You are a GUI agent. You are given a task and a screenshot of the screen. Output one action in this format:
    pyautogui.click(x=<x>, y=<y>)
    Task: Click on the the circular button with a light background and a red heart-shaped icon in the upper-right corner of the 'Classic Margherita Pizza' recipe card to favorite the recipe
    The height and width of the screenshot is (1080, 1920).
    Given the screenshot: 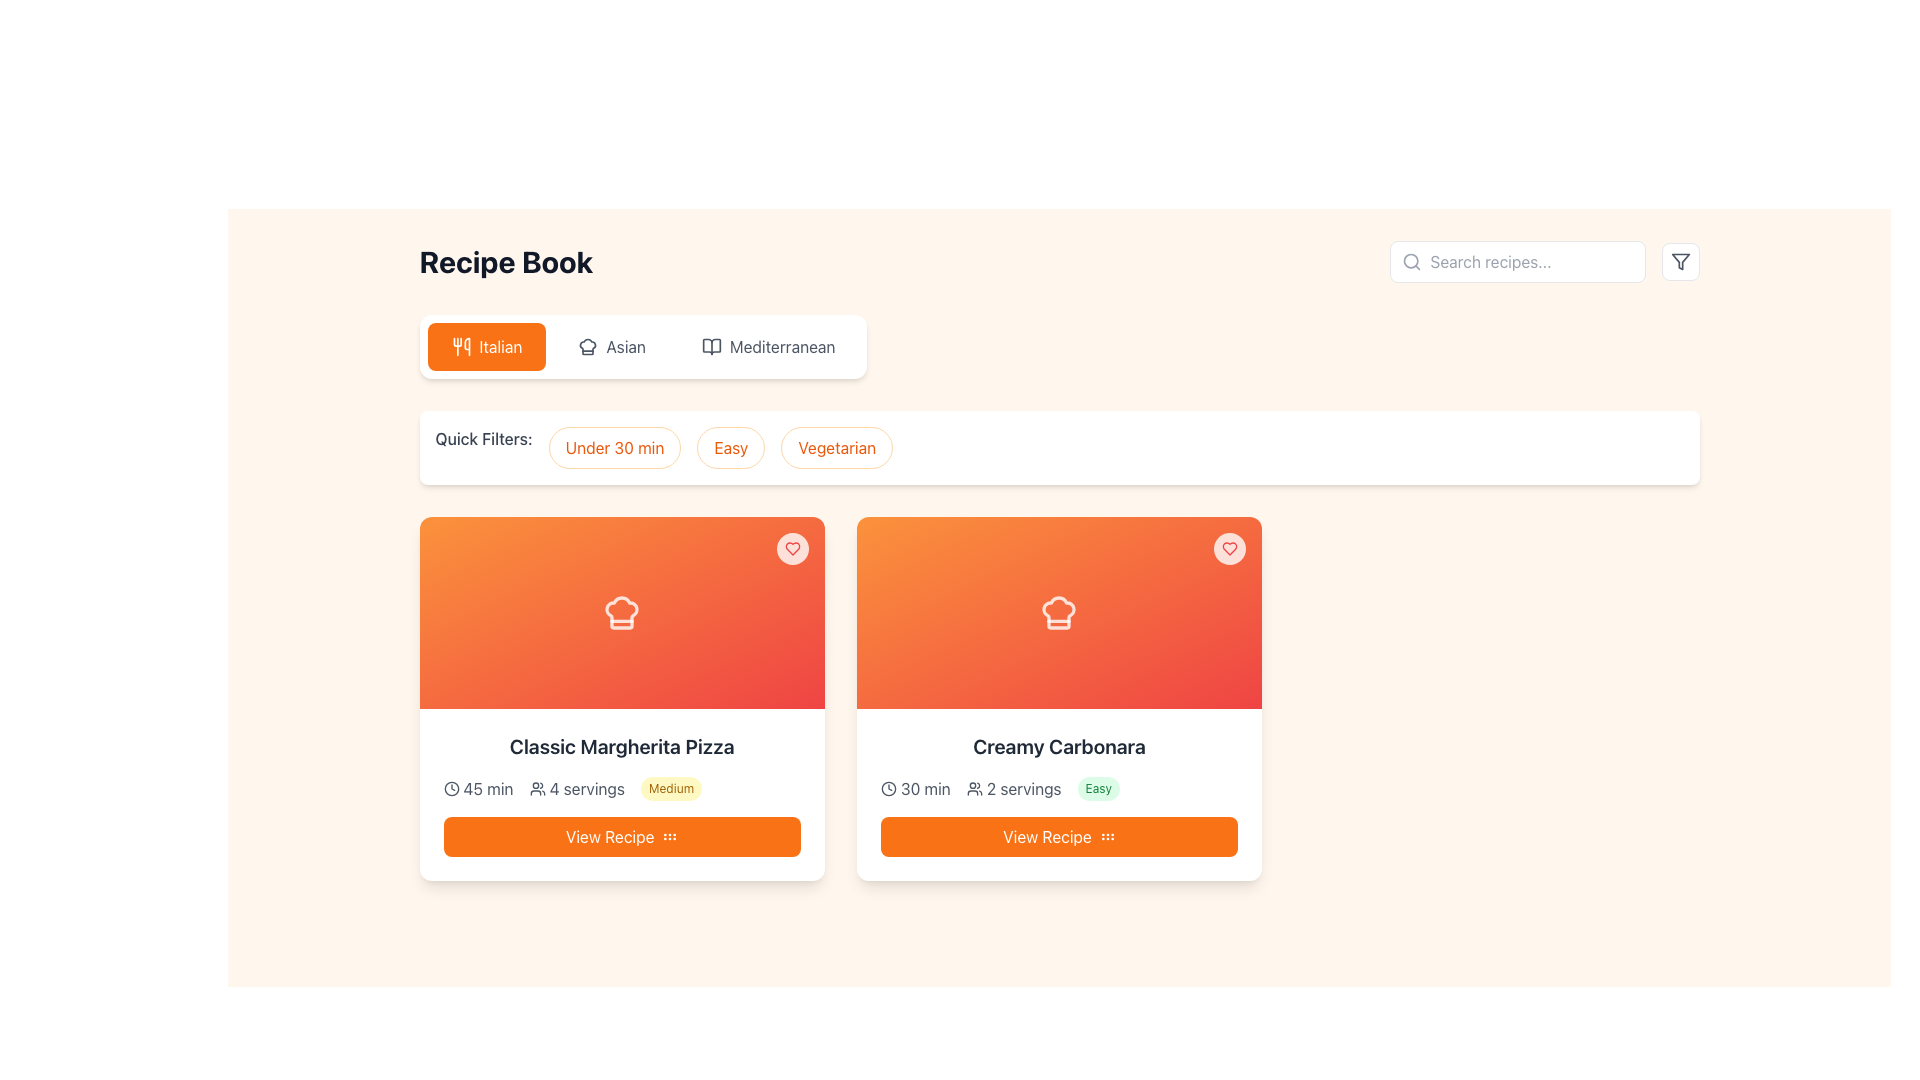 What is the action you would take?
    pyautogui.click(x=791, y=548)
    